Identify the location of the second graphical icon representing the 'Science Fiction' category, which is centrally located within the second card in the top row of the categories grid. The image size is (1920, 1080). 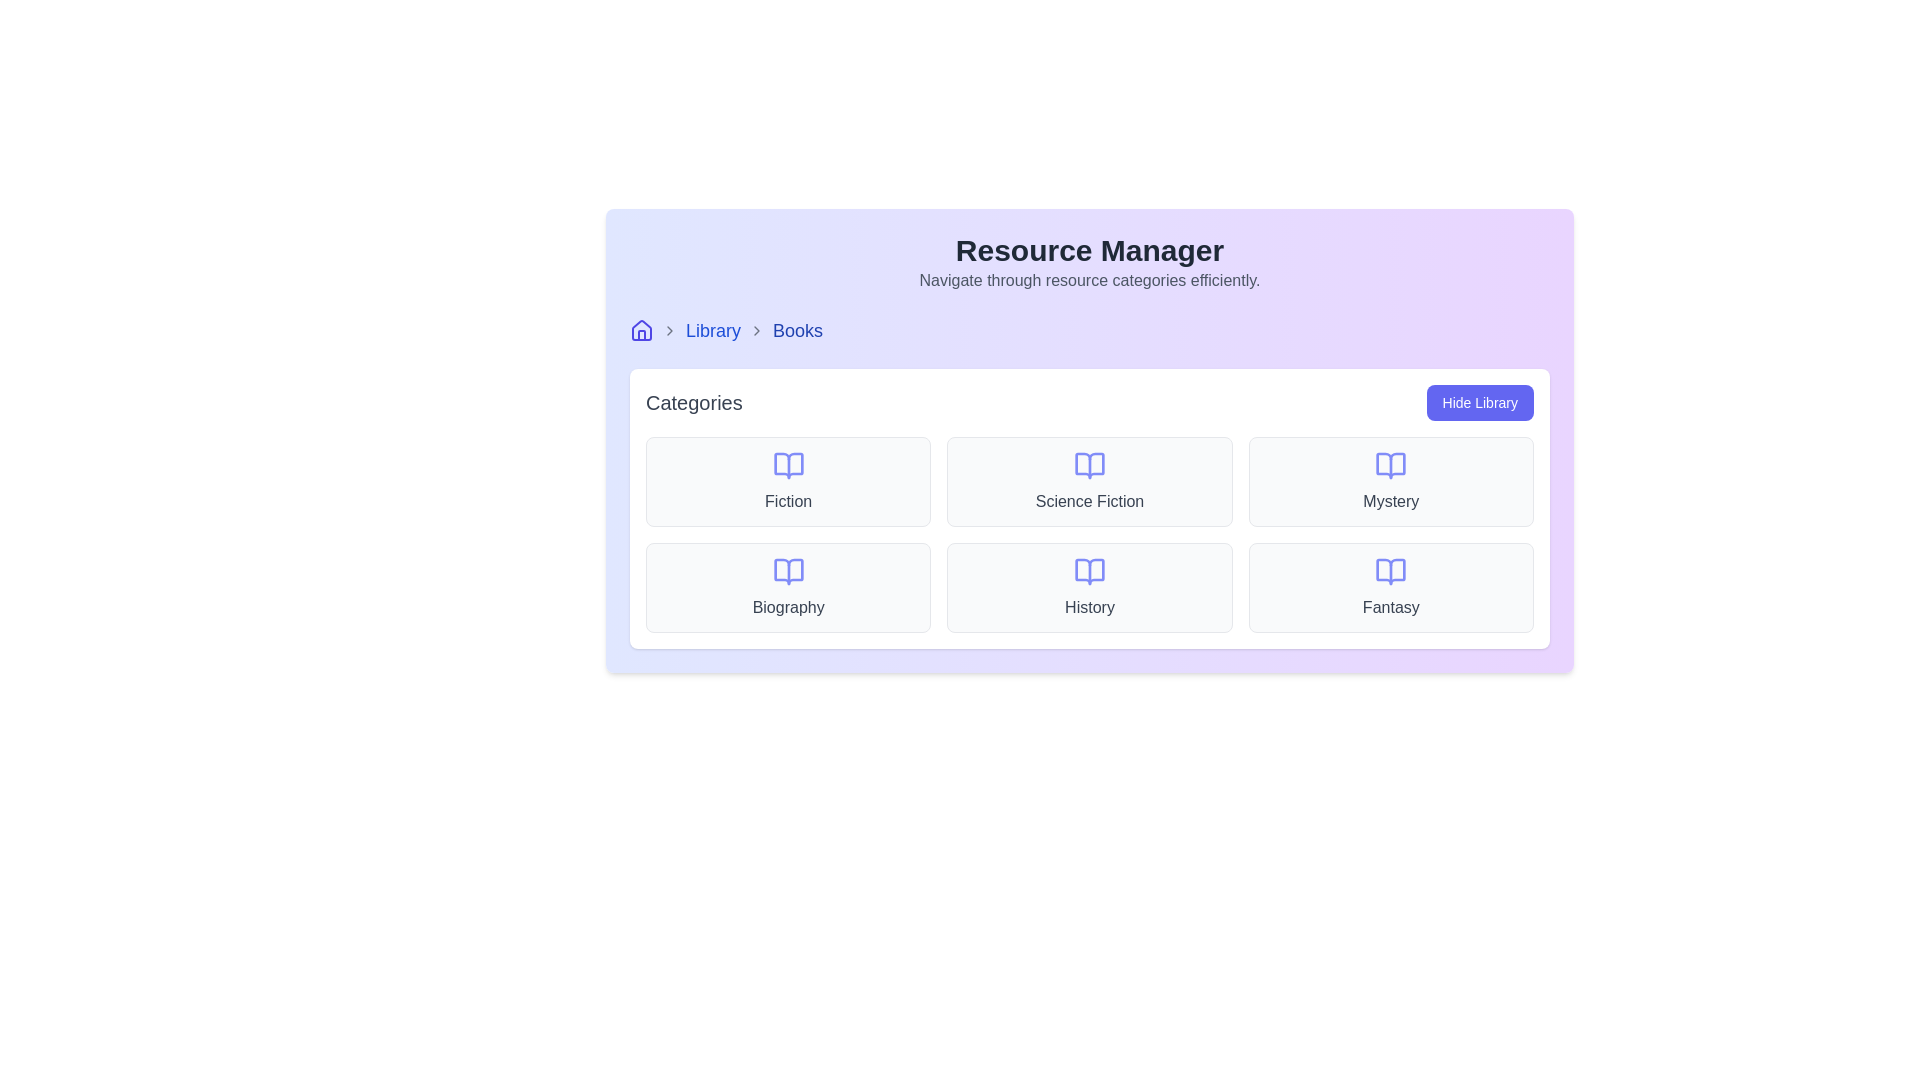
(1088, 466).